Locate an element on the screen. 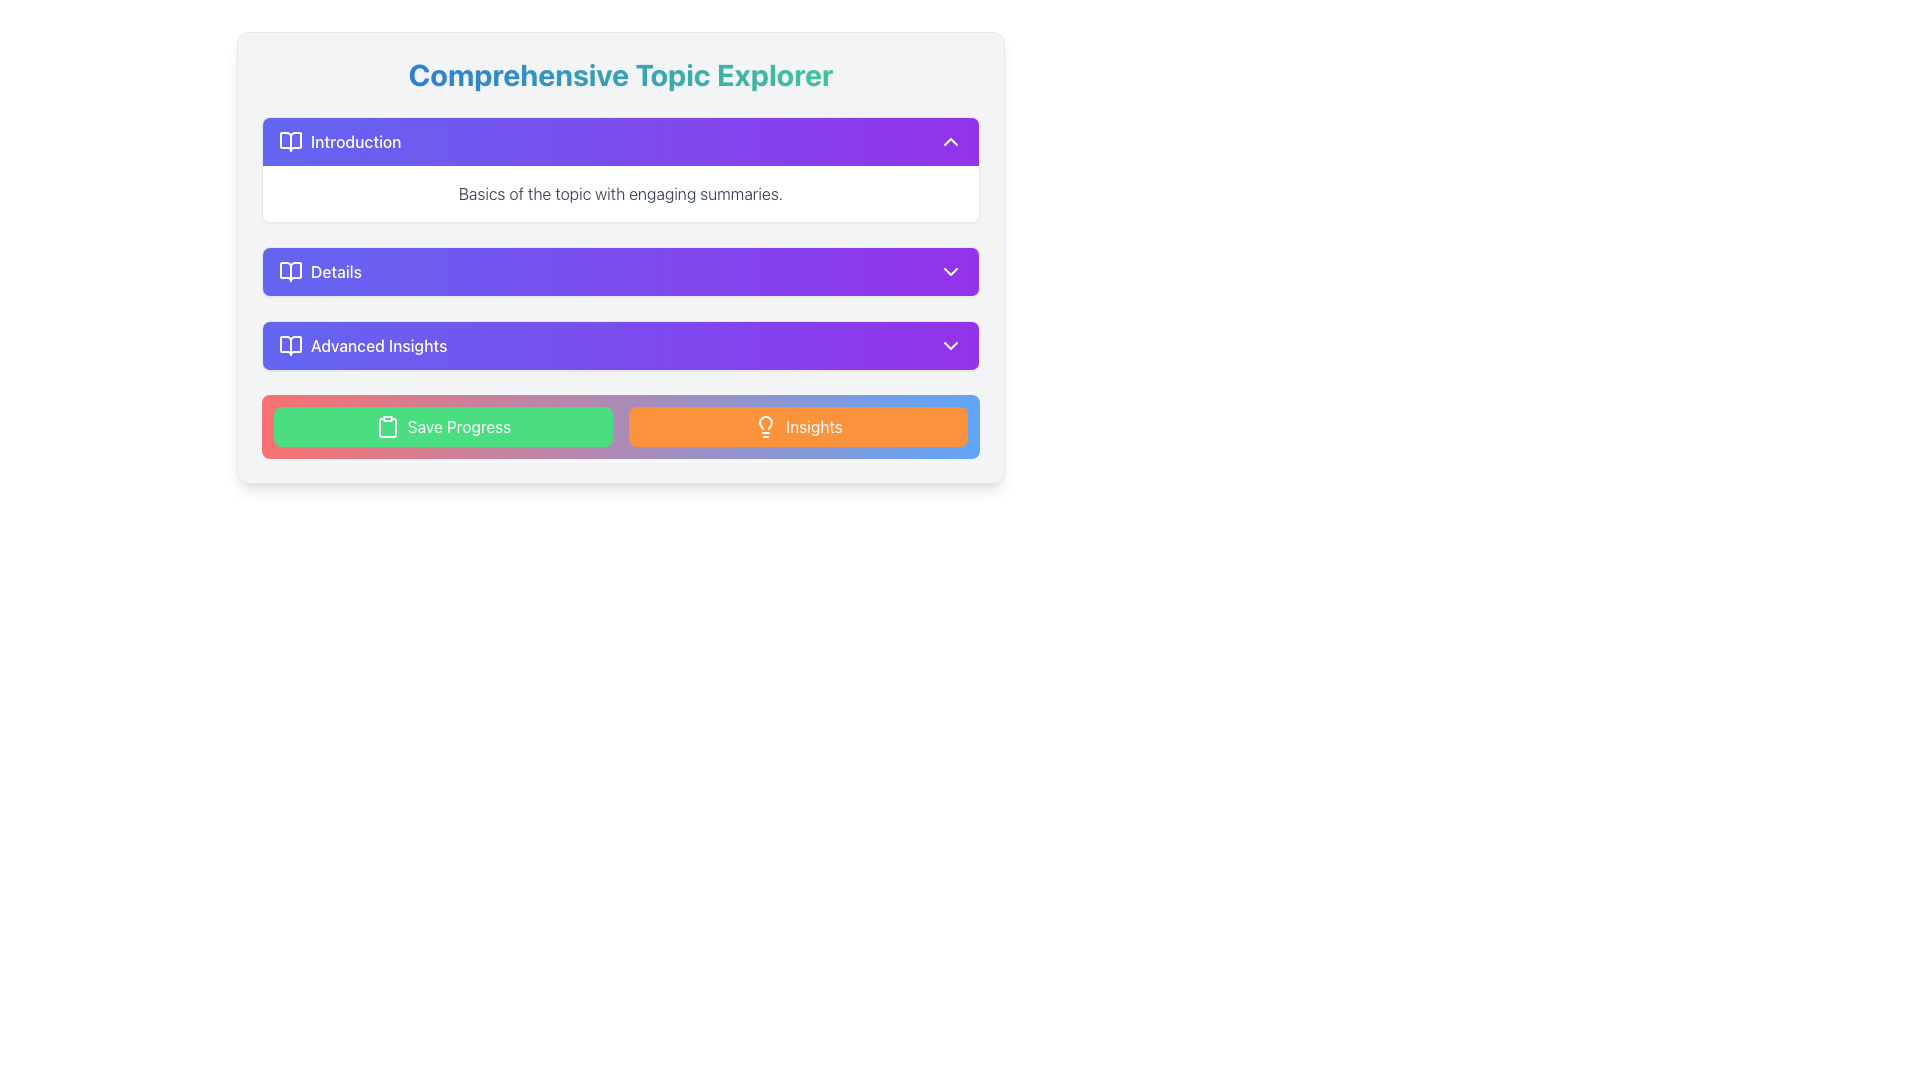 Image resolution: width=1920 pixels, height=1080 pixels. the open book icon located slightly to the left of the center of the purple button labeled 'Details' is located at coordinates (290, 272).